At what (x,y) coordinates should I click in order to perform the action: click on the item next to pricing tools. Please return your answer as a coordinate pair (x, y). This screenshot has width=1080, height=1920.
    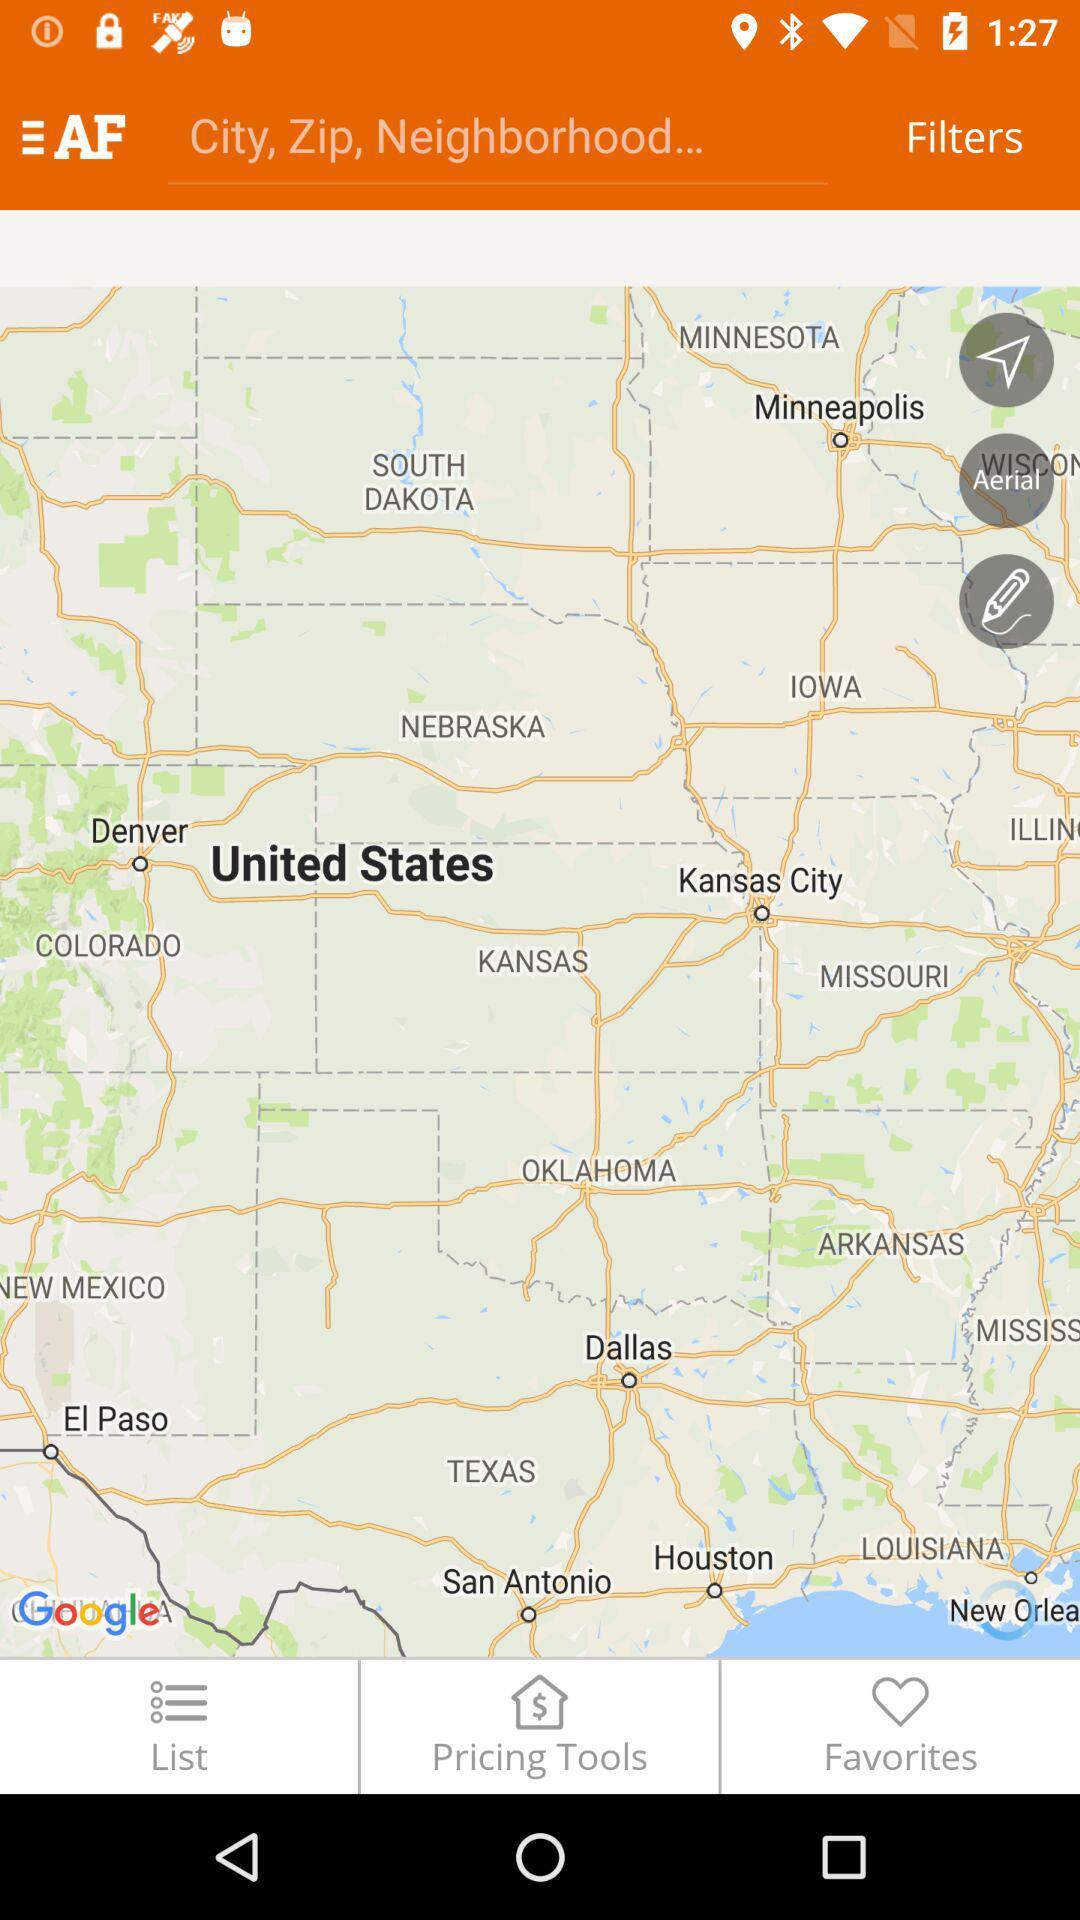
    Looking at the image, I should click on (900, 1725).